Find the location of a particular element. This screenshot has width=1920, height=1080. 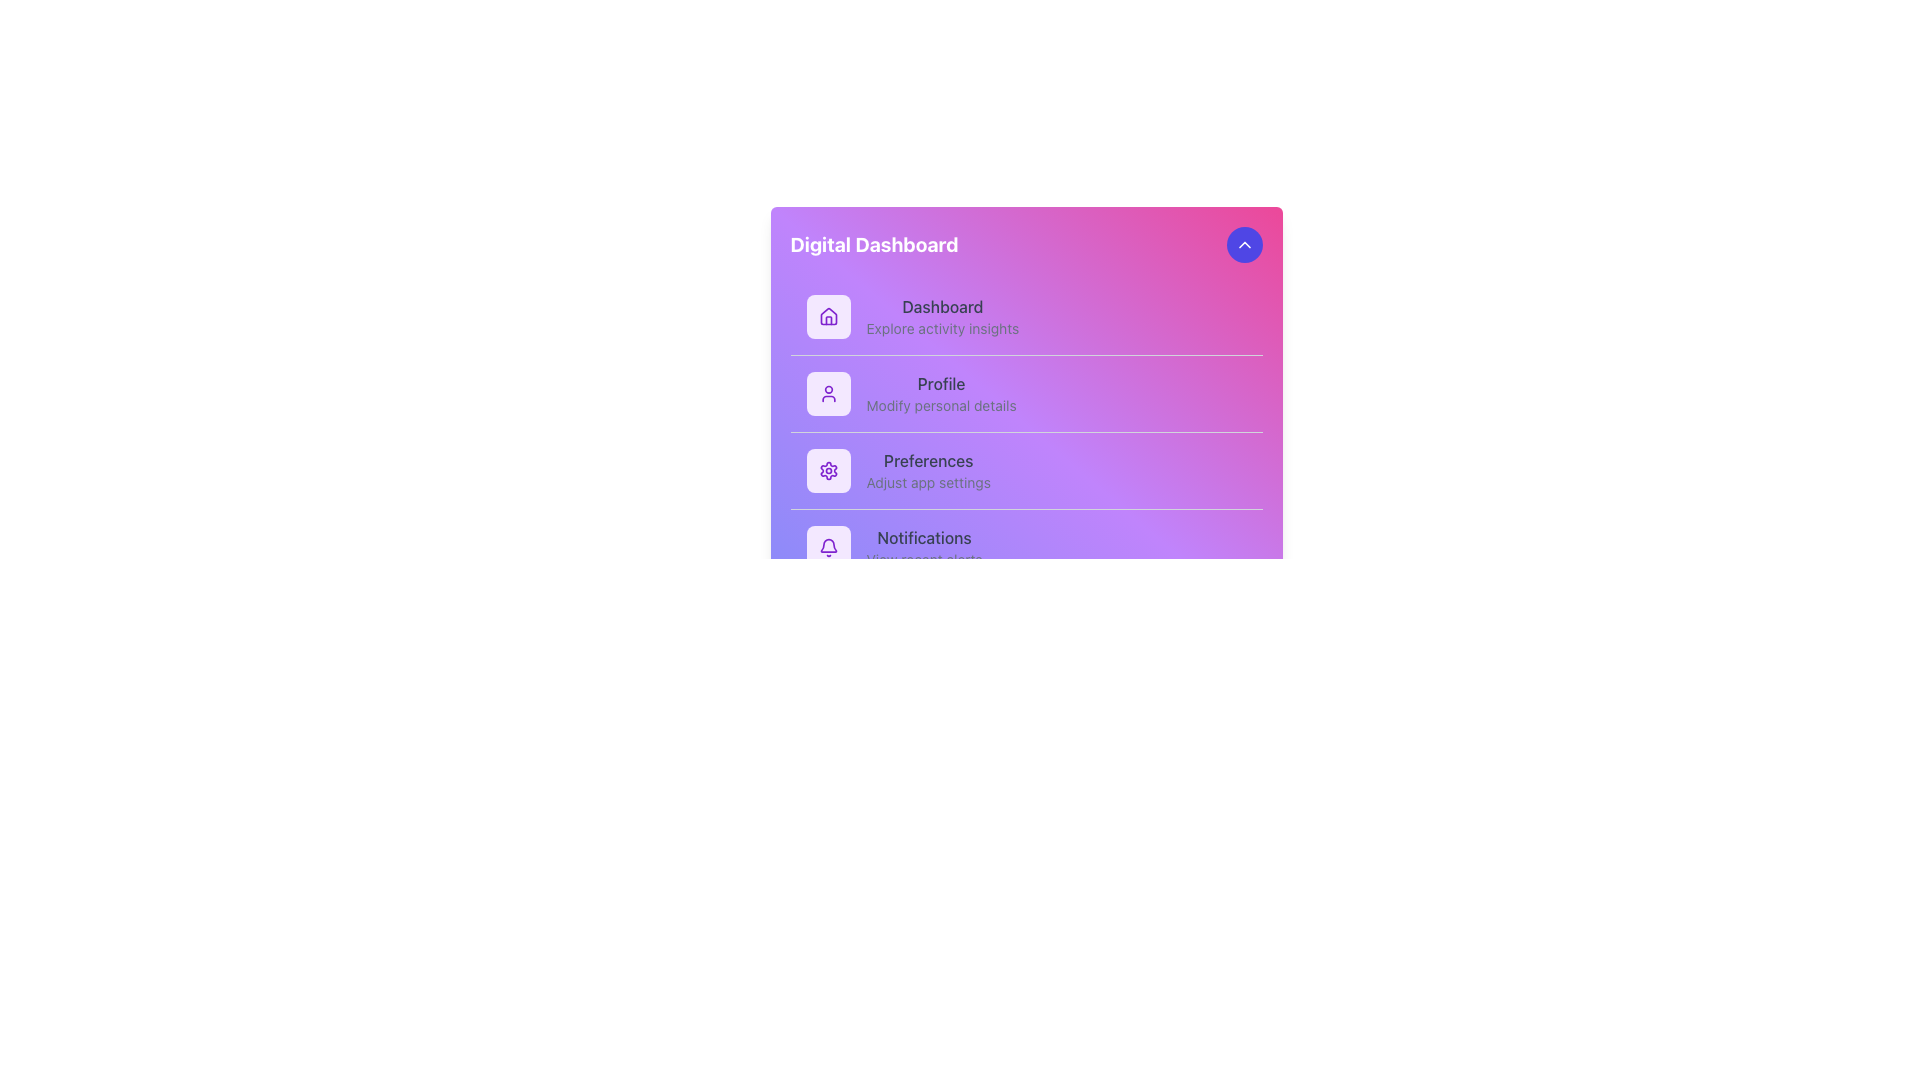

the bell icon located within a purple-colored rounded rectangle at the bottom of the visible panel is located at coordinates (828, 547).